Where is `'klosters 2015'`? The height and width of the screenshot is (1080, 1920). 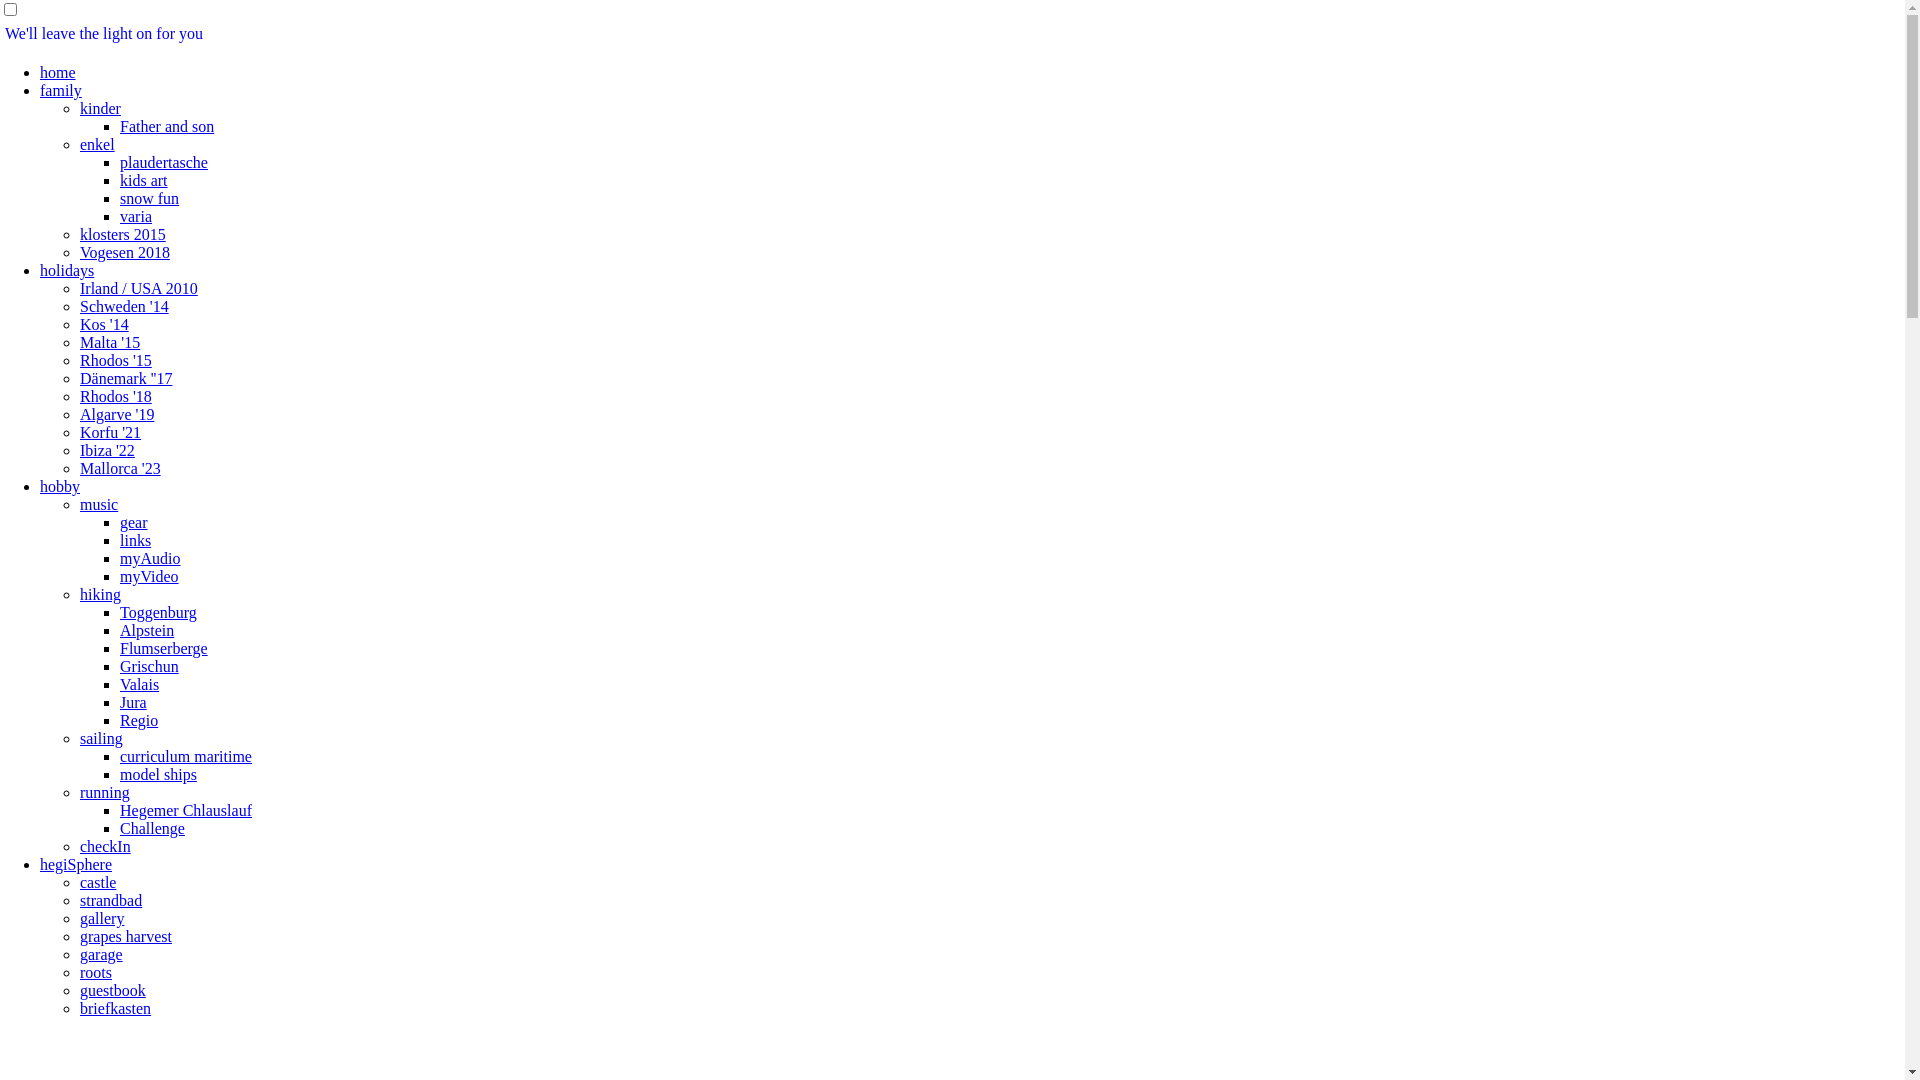
'klosters 2015' is located at coordinates (122, 233).